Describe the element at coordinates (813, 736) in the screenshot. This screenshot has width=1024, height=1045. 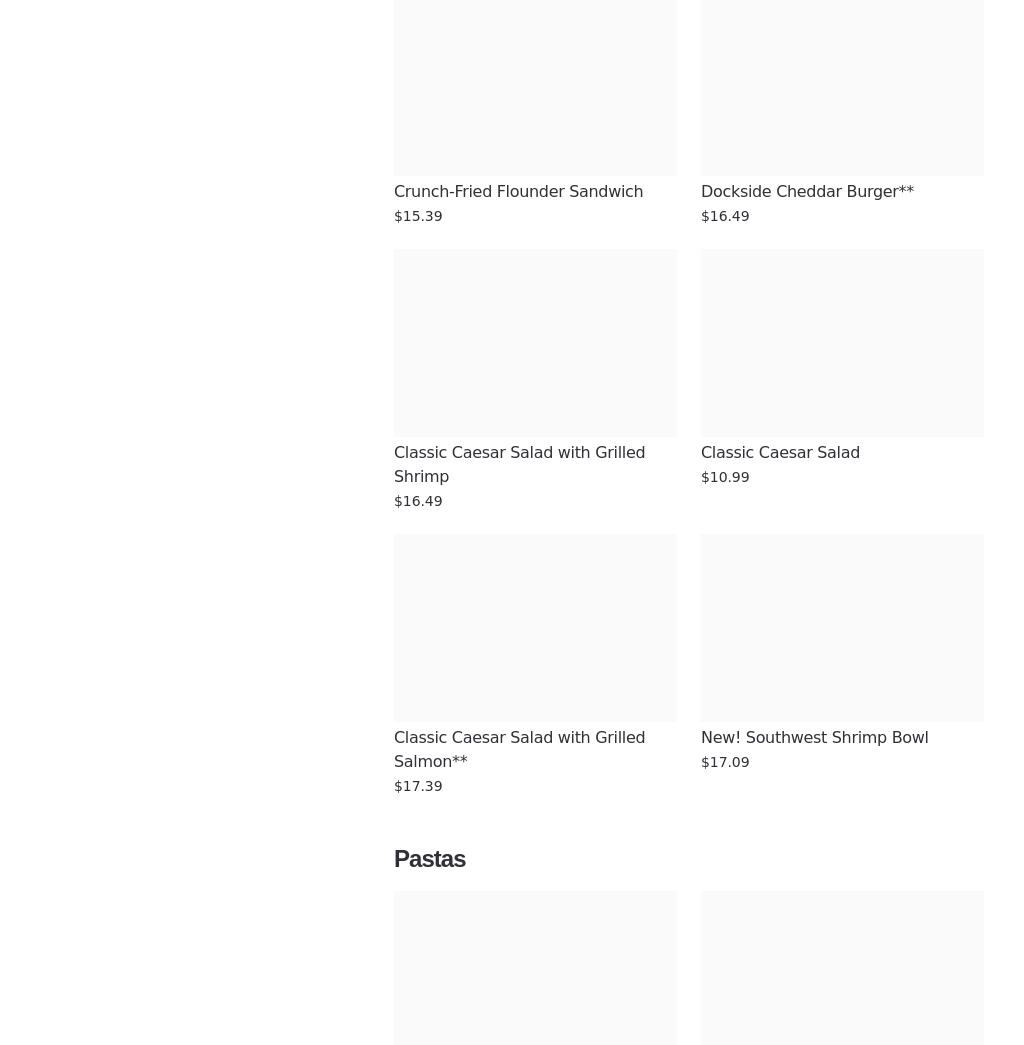
I see `'New! Southwest Shrimp Bowl'` at that location.